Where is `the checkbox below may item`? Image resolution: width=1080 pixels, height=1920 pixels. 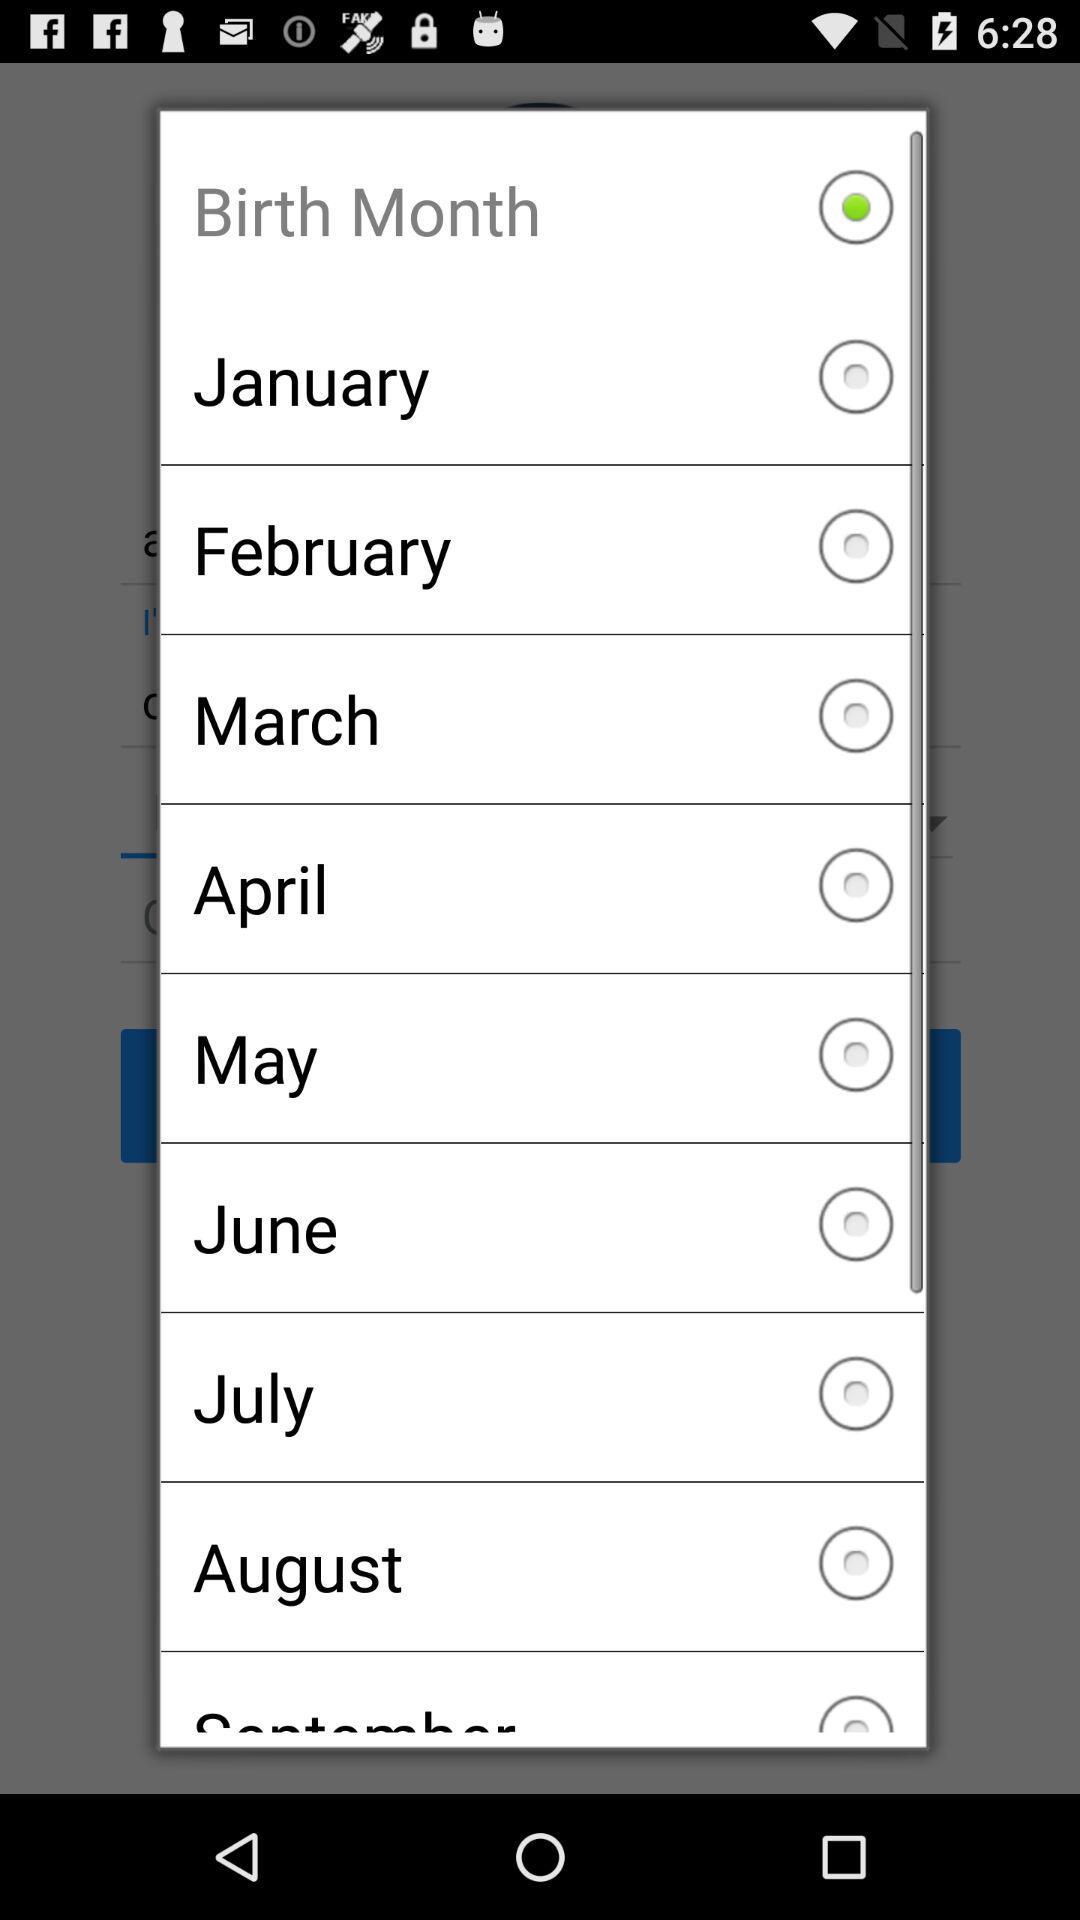
the checkbox below may item is located at coordinates (542, 1226).